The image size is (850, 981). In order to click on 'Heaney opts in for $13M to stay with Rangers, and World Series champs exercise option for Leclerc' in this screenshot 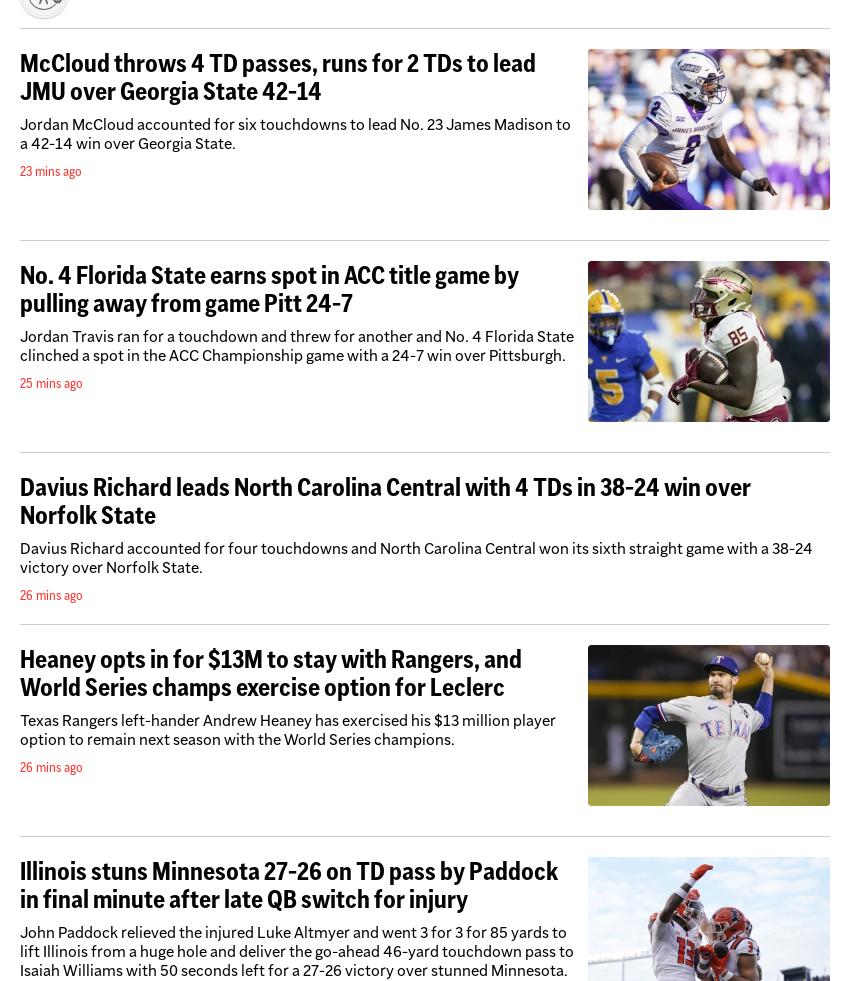, I will do `click(269, 672)`.